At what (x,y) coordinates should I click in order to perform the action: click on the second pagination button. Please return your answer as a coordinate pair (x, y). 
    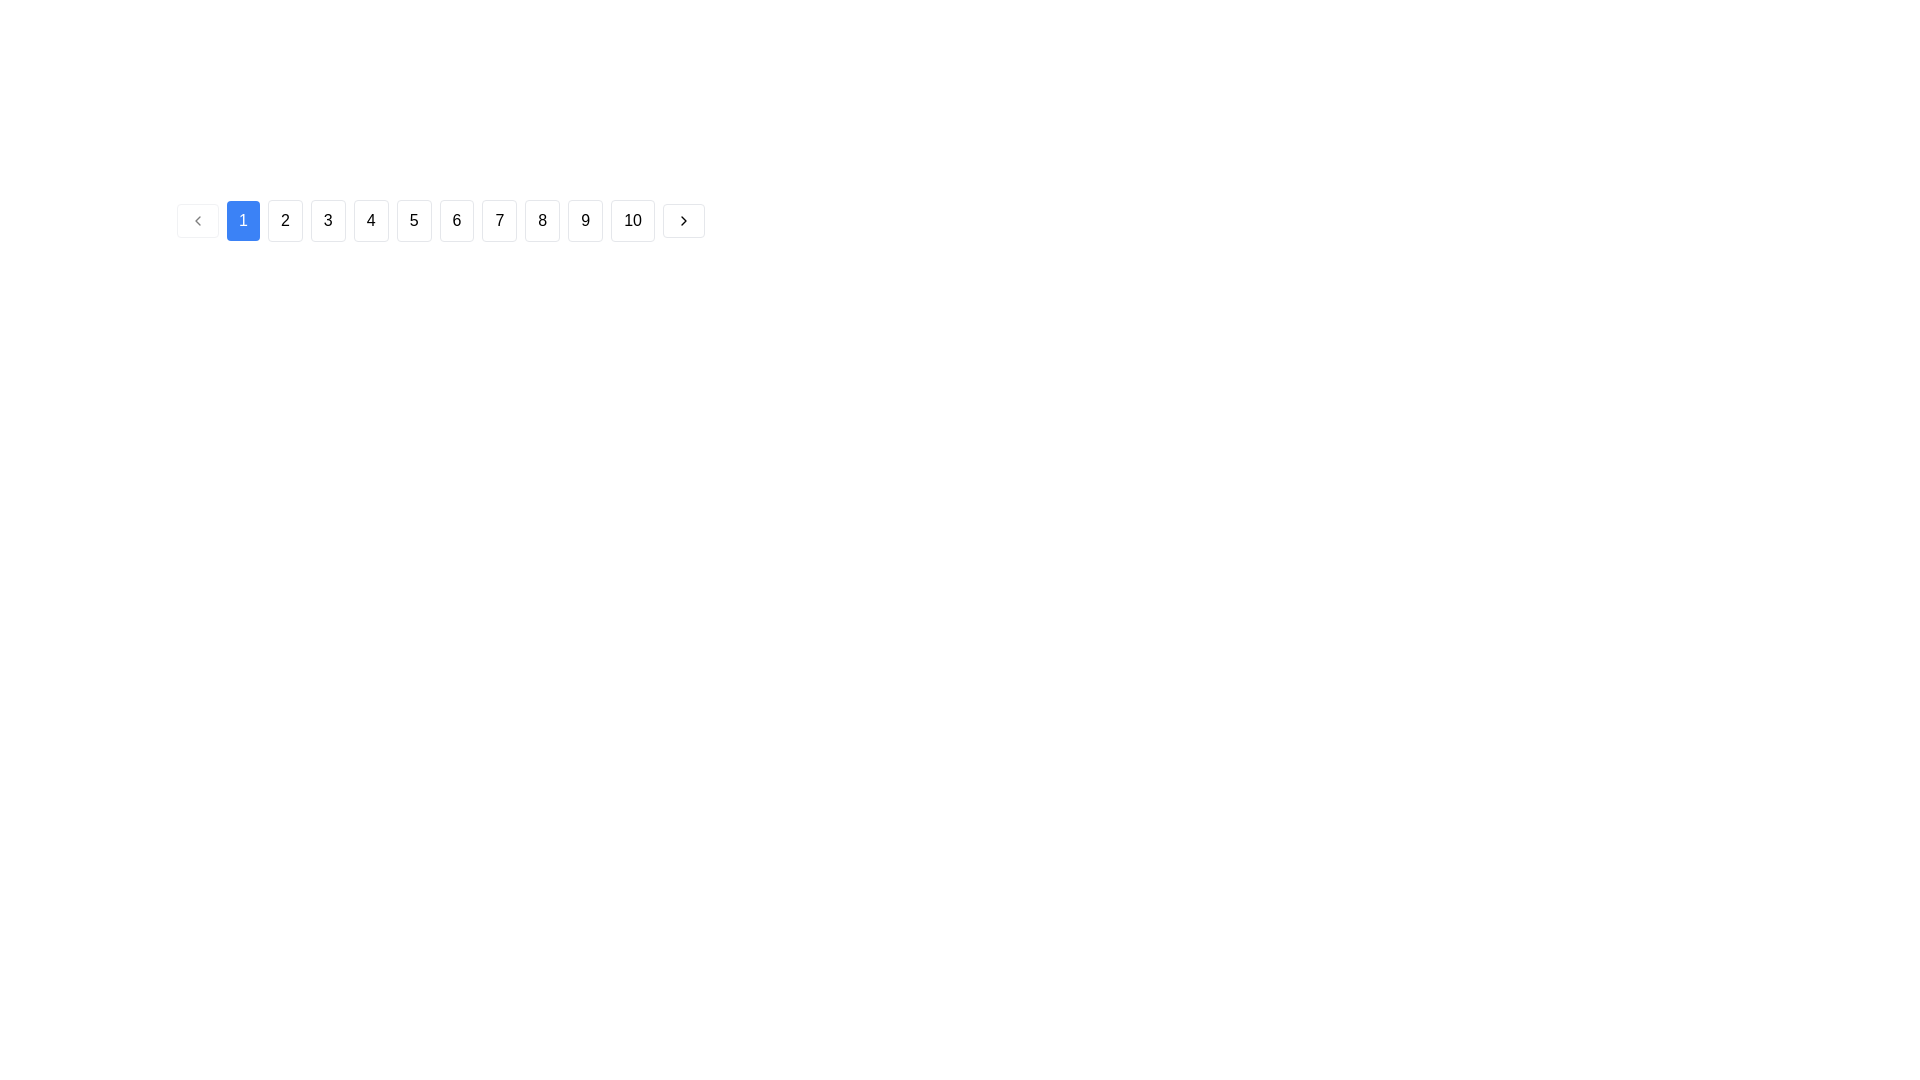
    Looking at the image, I should click on (284, 220).